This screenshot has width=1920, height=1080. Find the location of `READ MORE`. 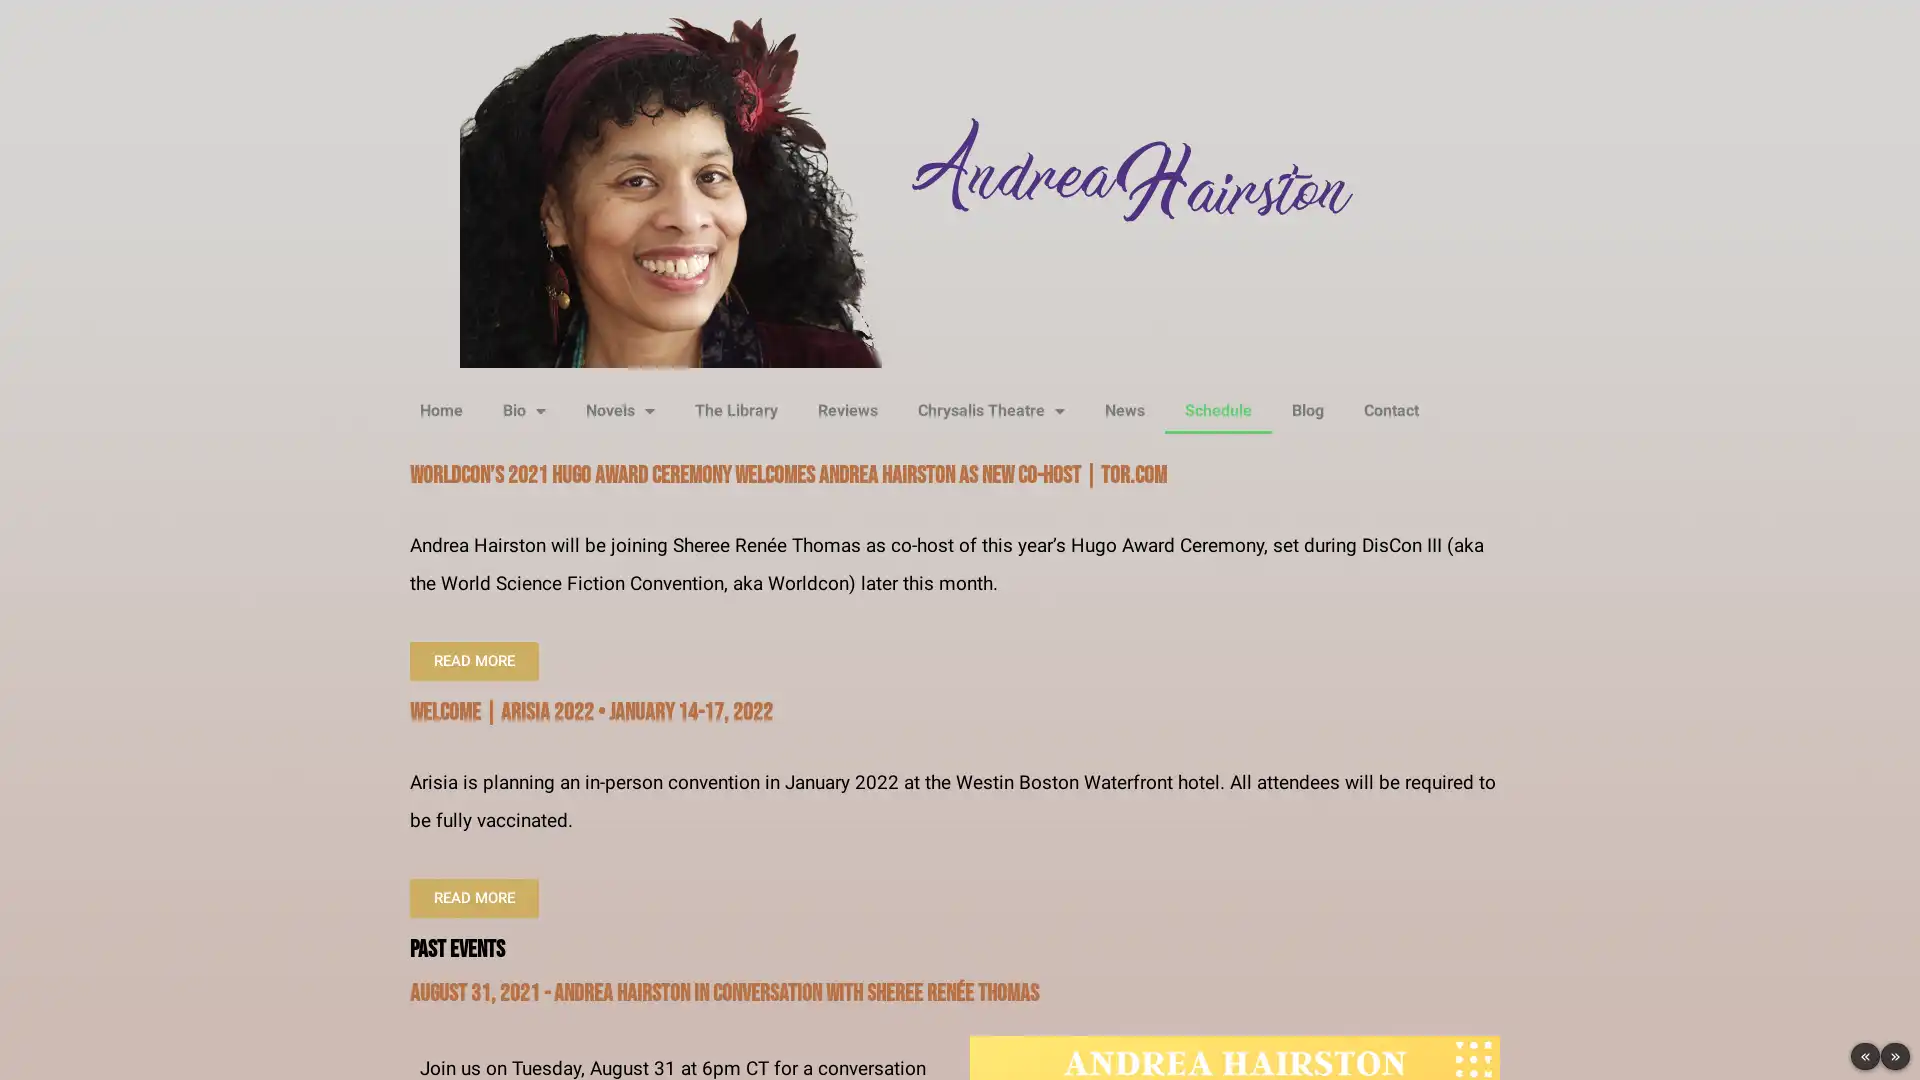

READ MORE is located at coordinates (473, 661).